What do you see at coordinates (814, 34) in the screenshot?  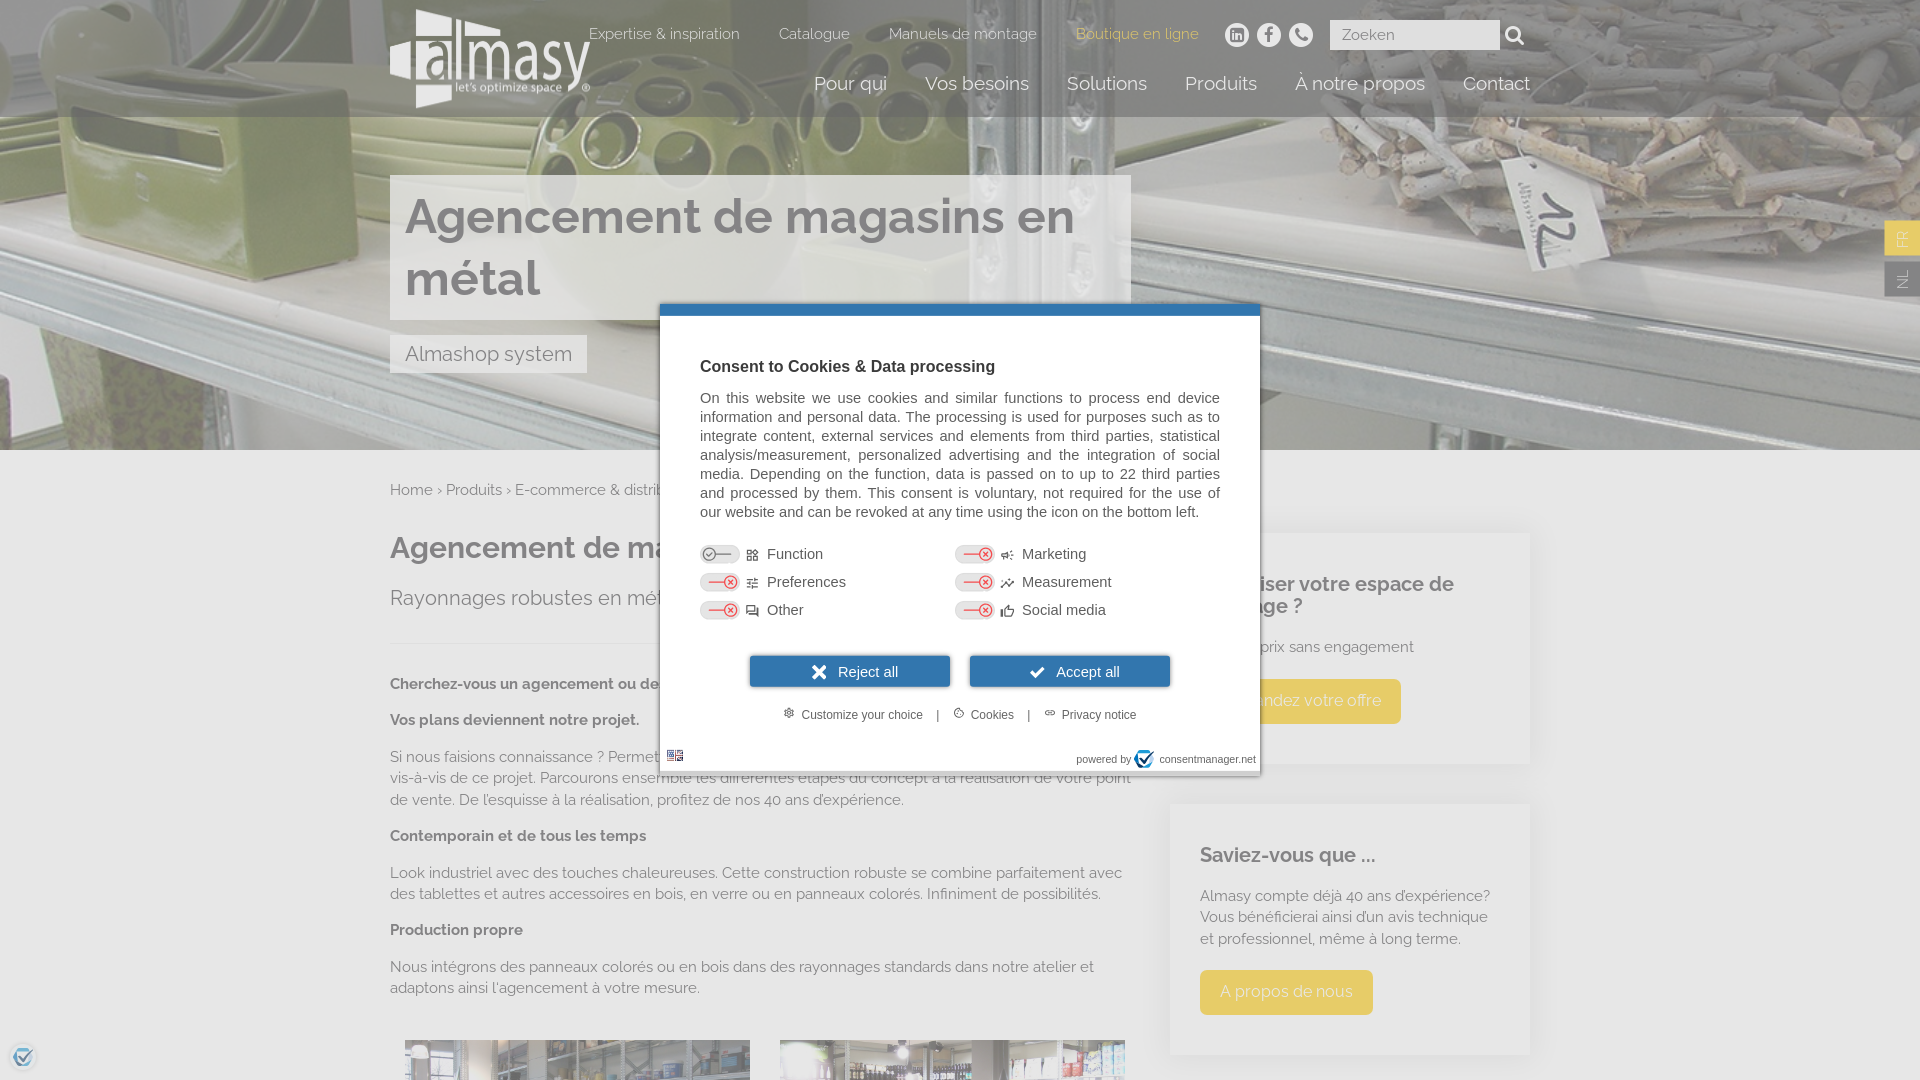 I see `'Catalogue'` at bounding box center [814, 34].